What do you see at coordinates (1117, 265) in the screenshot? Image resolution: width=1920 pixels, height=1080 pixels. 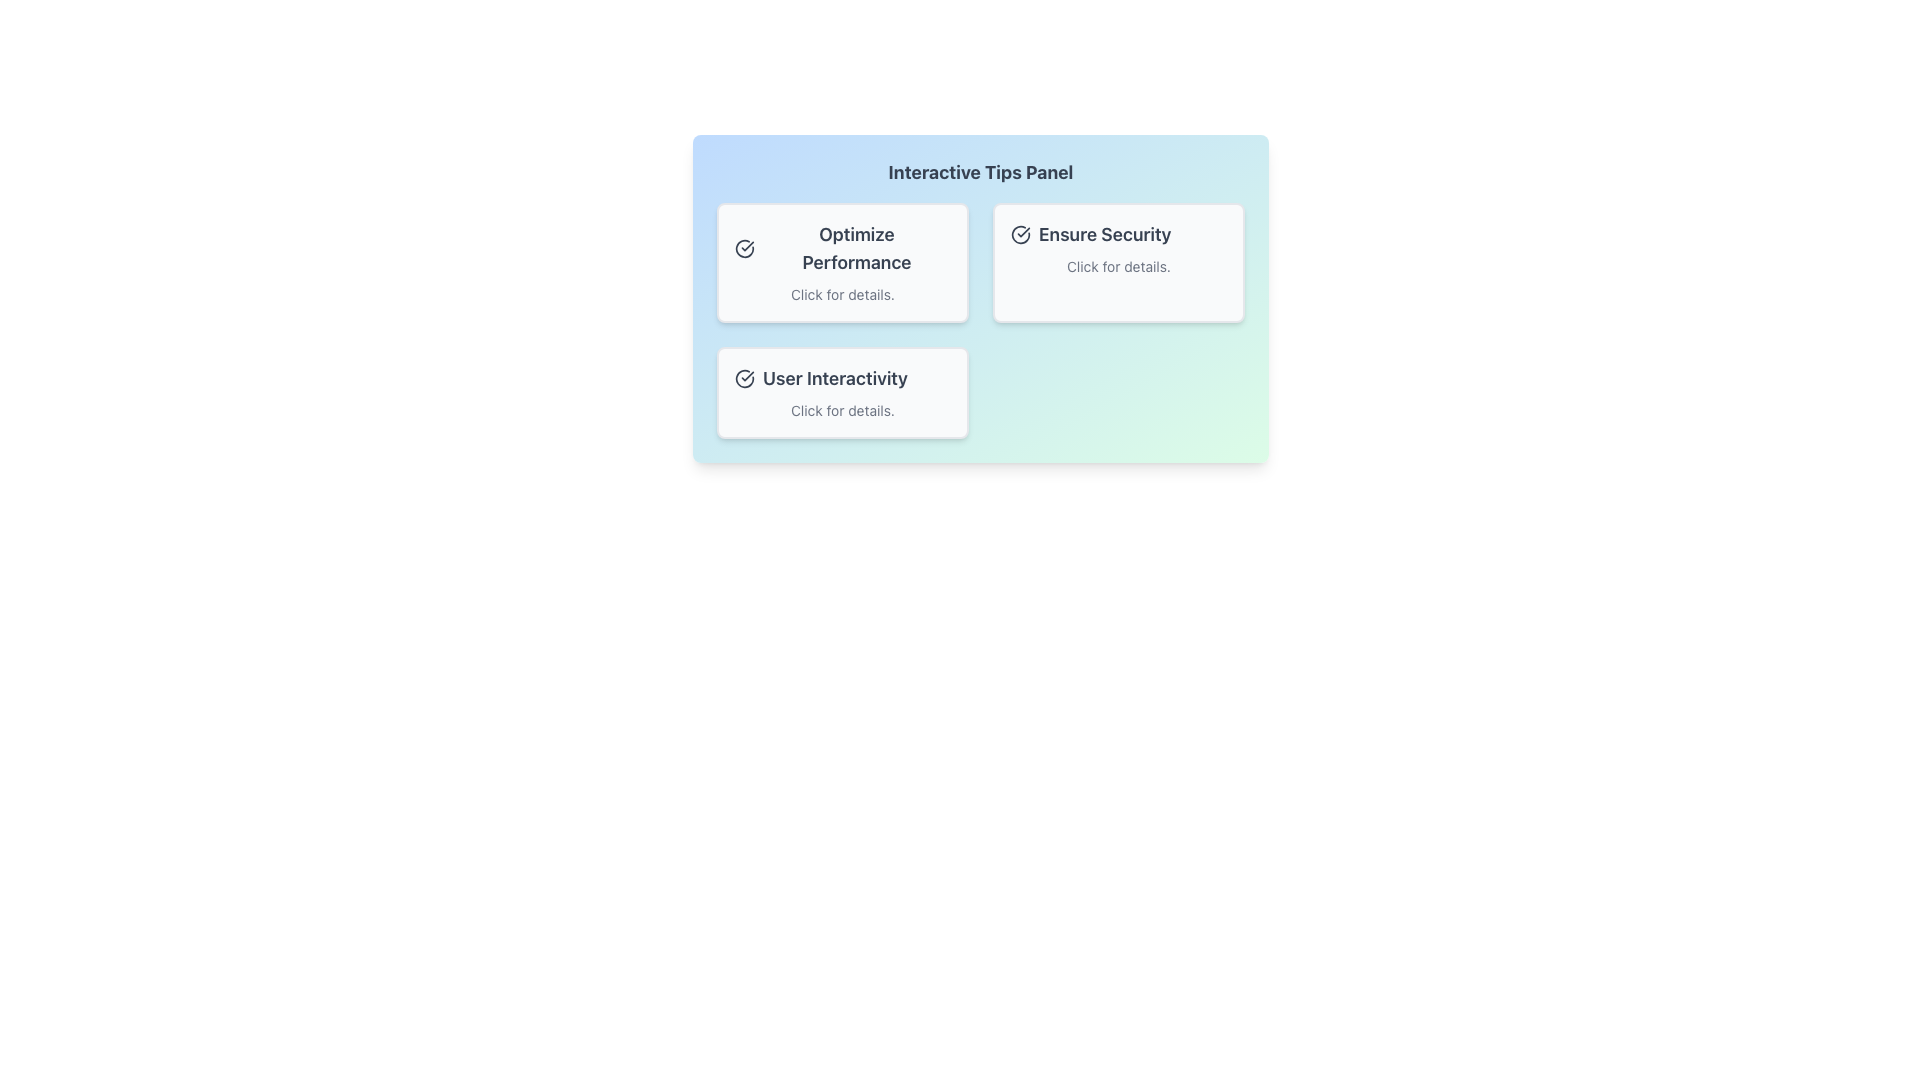 I see `the descriptive Text label located at the bottom of the 'Ensure Security' card, which is centered horizontally below the main title` at bounding box center [1117, 265].